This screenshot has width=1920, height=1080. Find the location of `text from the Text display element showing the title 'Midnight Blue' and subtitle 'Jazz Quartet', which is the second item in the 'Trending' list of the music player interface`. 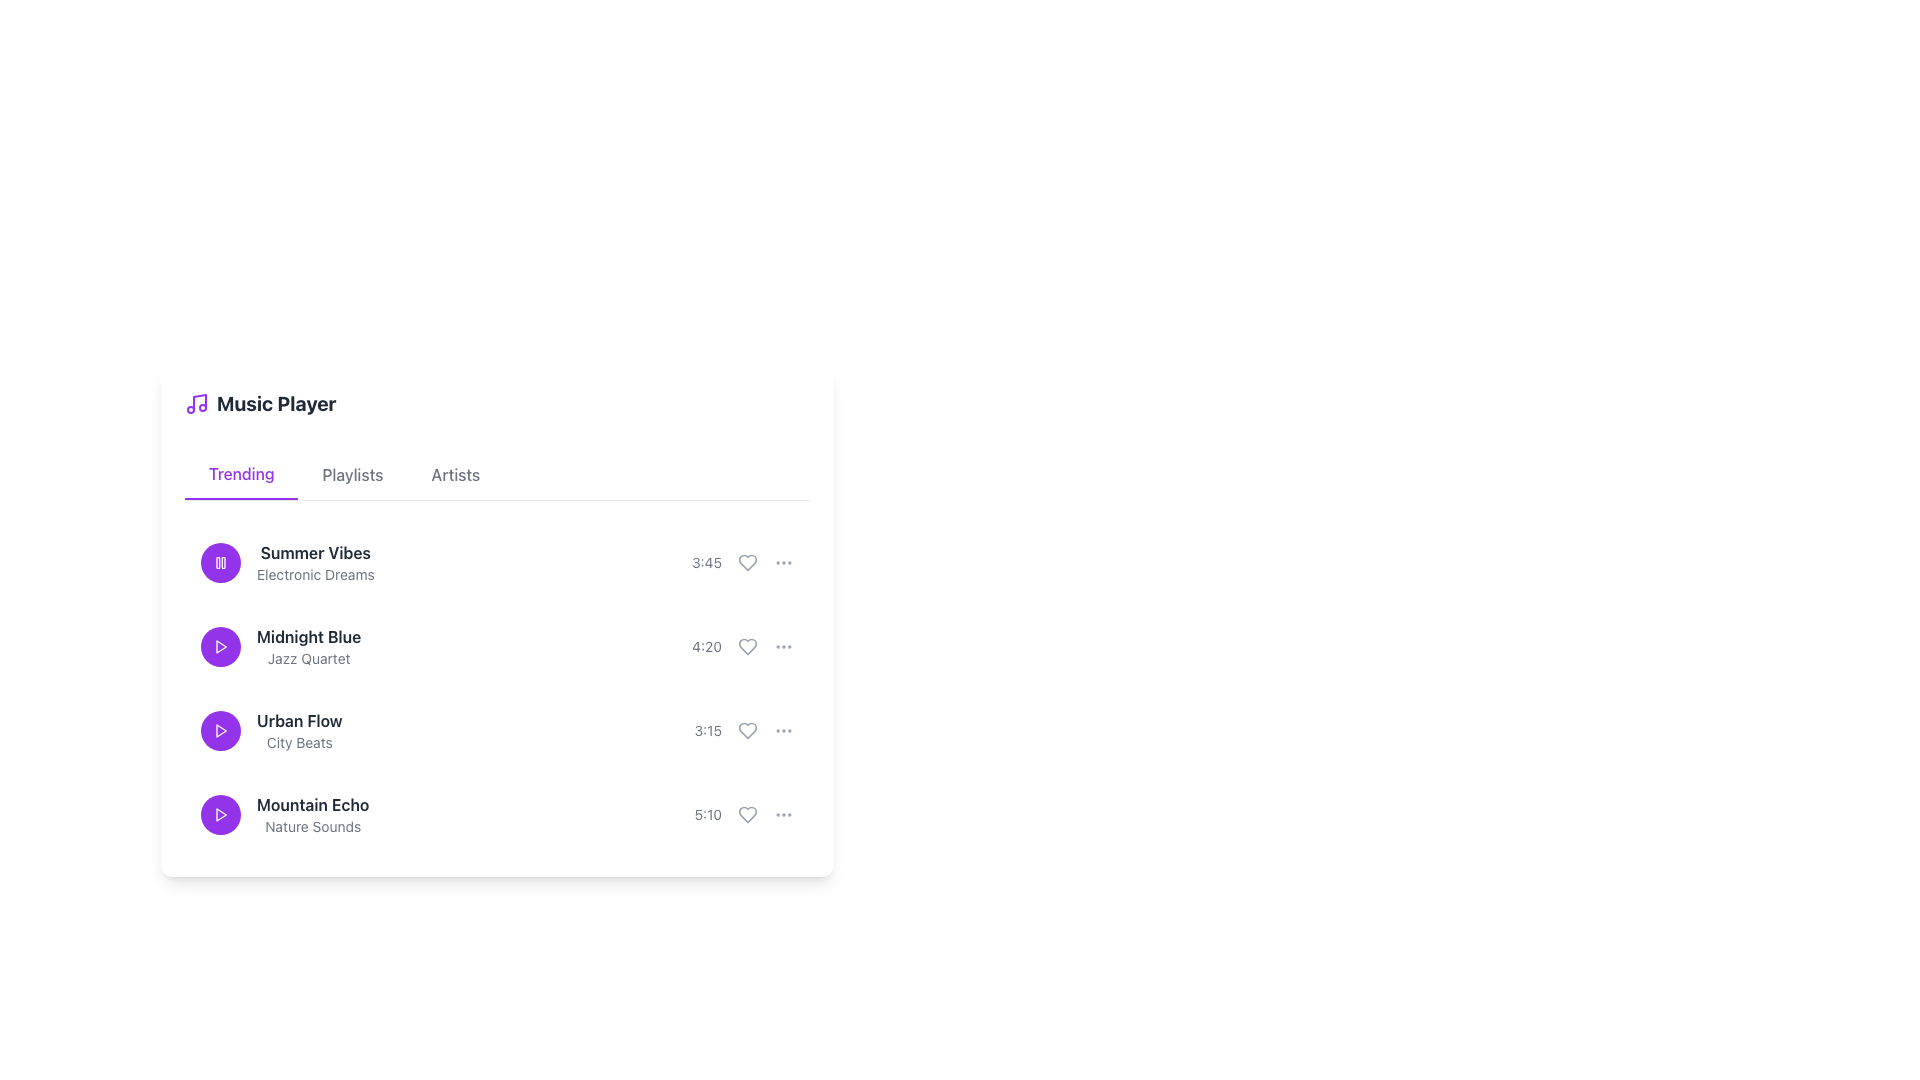

text from the Text display element showing the title 'Midnight Blue' and subtitle 'Jazz Quartet', which is the second item in the 'Trending' list of the music player interface is located at coordinates (308, 647).